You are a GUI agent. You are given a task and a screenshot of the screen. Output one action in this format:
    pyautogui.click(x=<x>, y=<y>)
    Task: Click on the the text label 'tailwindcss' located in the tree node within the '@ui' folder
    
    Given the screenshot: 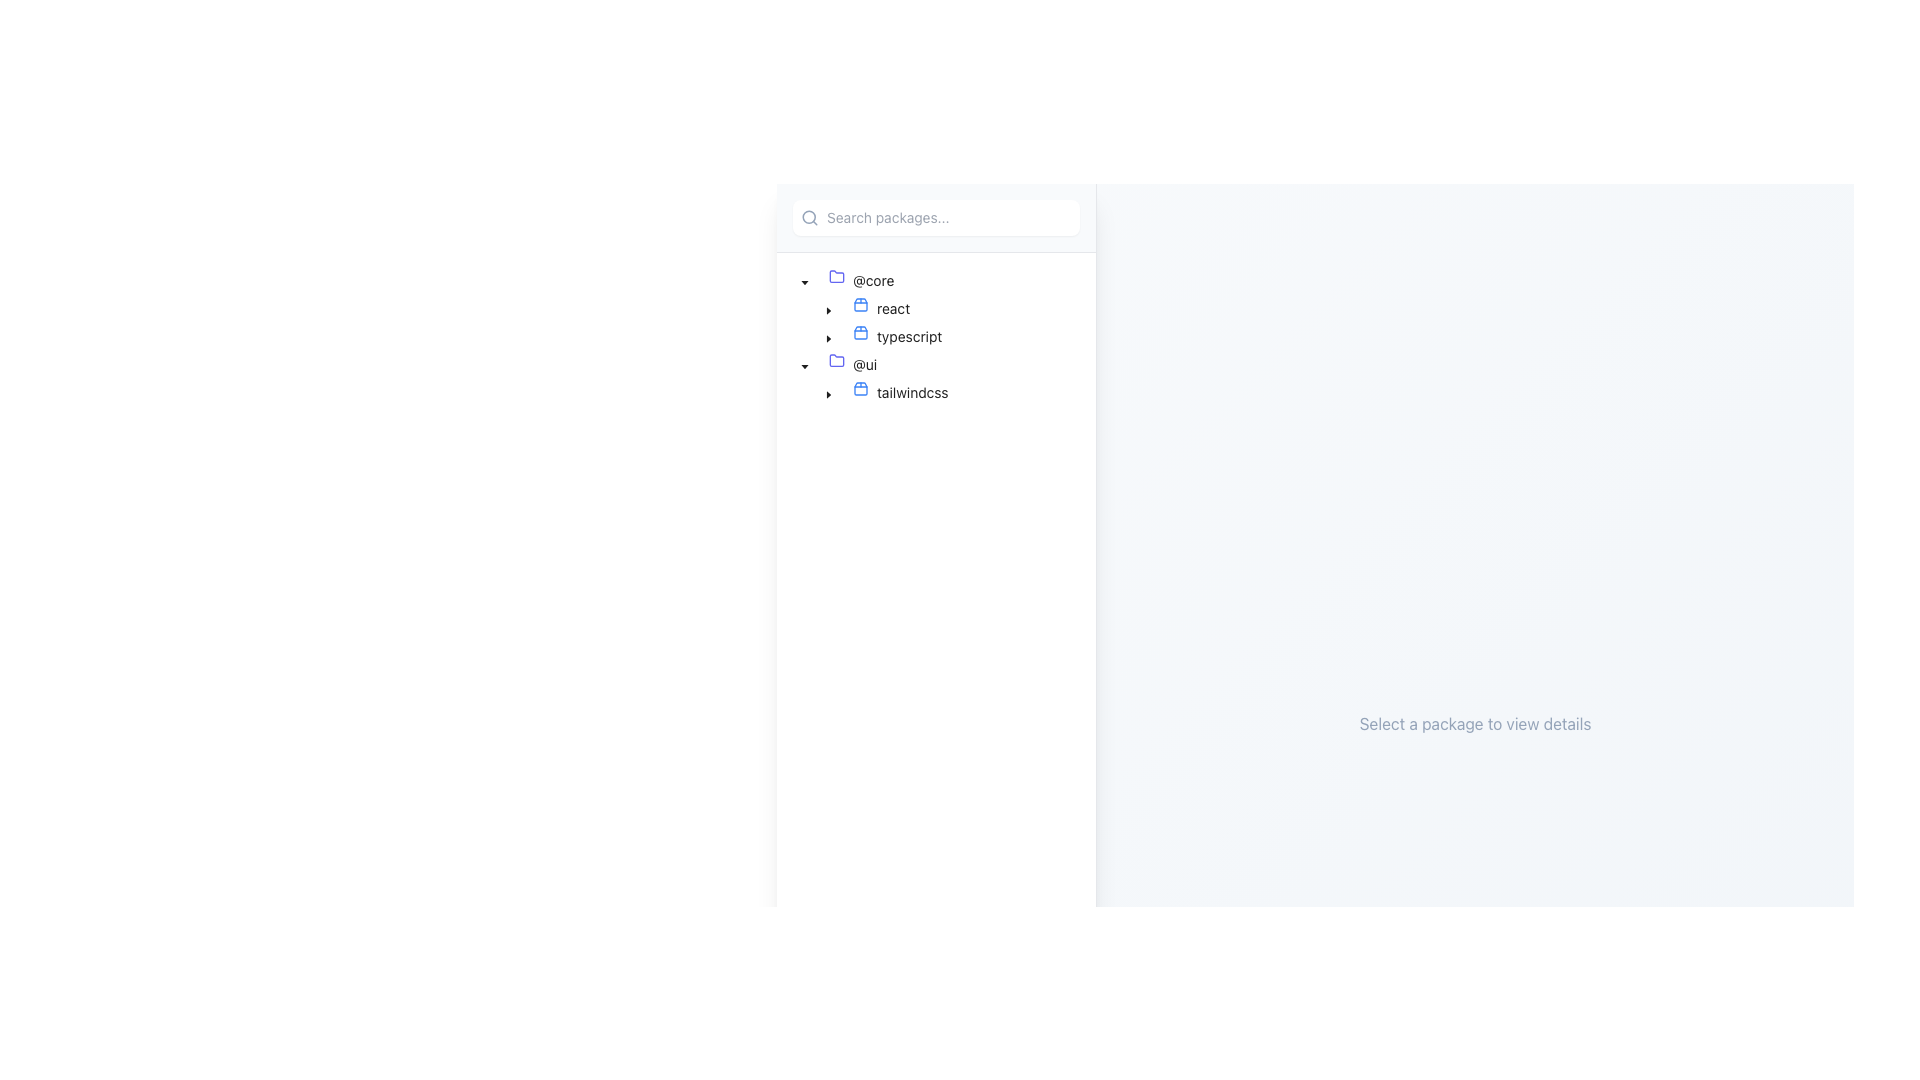 What is the action you would take?
    pyautogui.click(x=911, y=392)
    